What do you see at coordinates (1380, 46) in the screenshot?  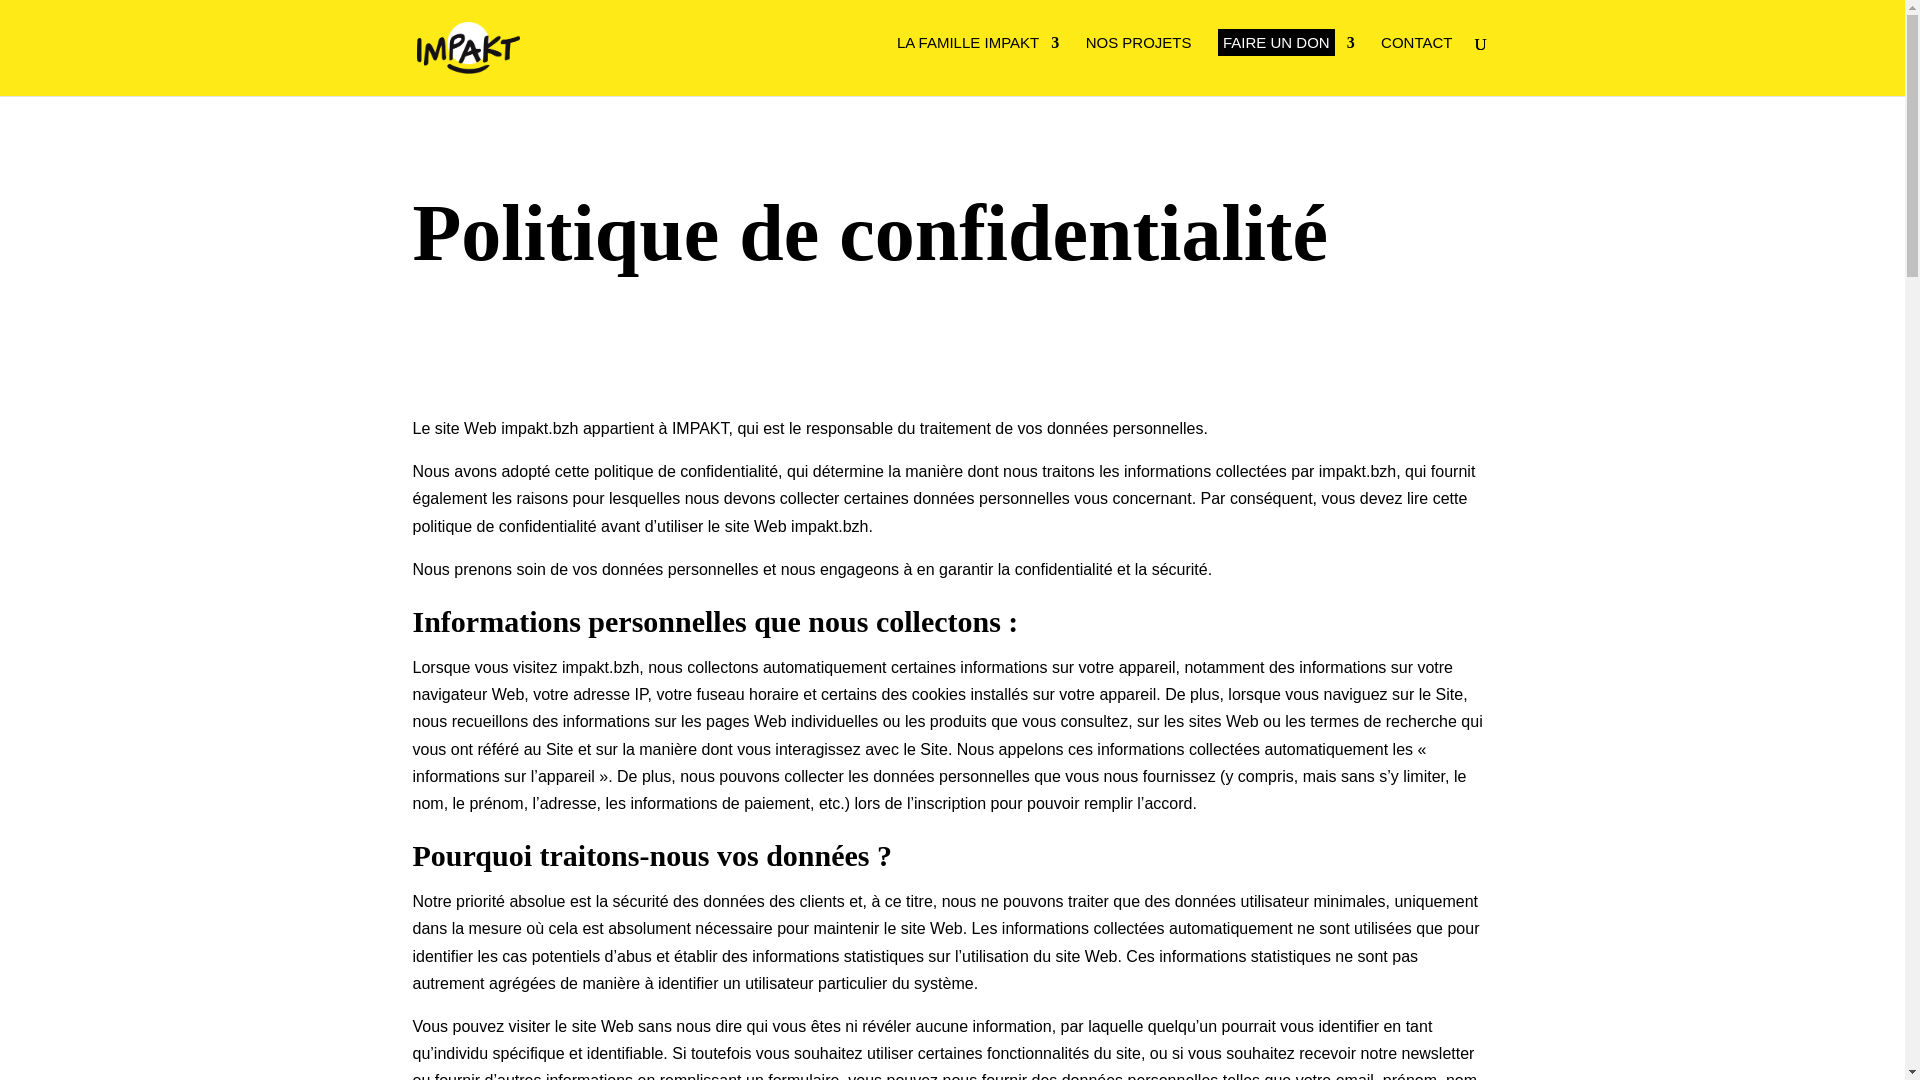 I see `'CONTACT'` at bounding box center [1380, 46].